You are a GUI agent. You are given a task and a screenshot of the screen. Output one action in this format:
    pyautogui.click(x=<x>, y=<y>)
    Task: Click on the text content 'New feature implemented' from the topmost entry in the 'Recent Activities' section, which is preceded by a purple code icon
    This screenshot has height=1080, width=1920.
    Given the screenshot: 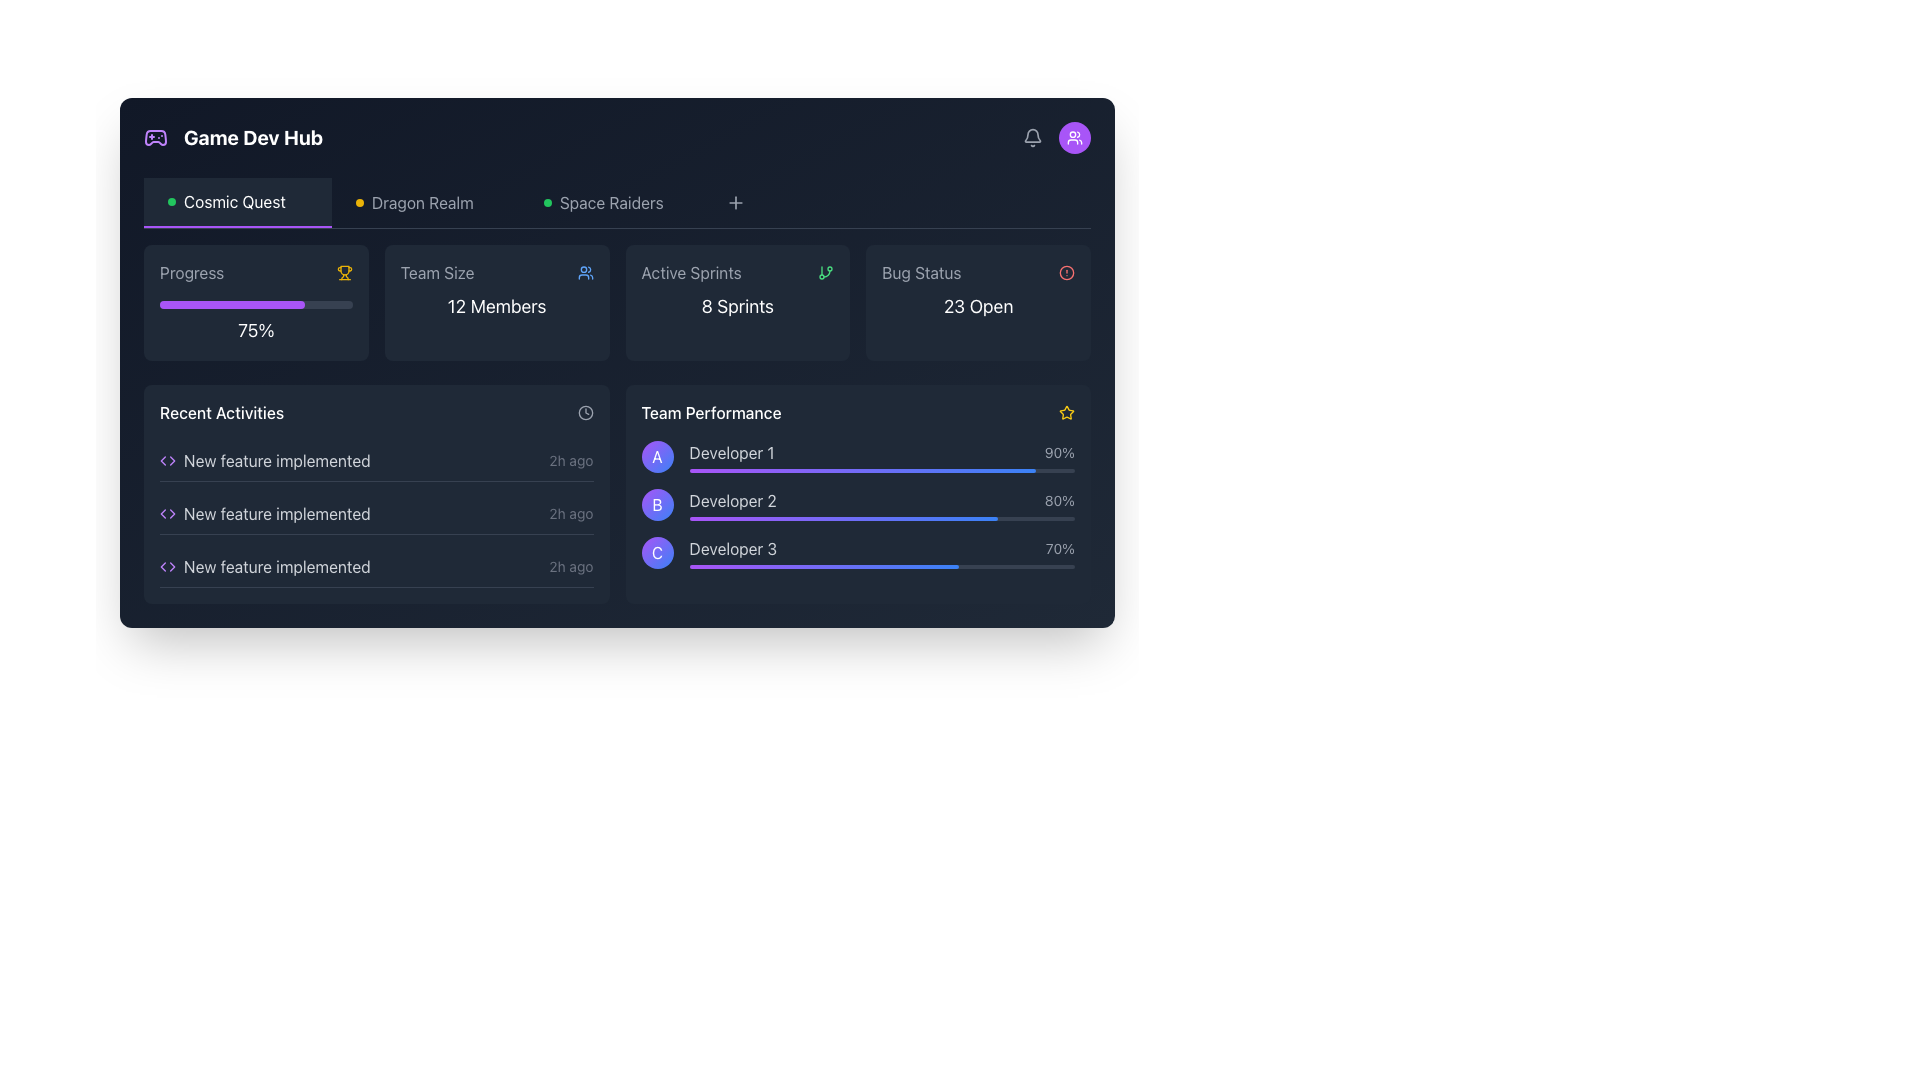 What is the action you would take?
    pyautogui.click(x=264, y=461)
    